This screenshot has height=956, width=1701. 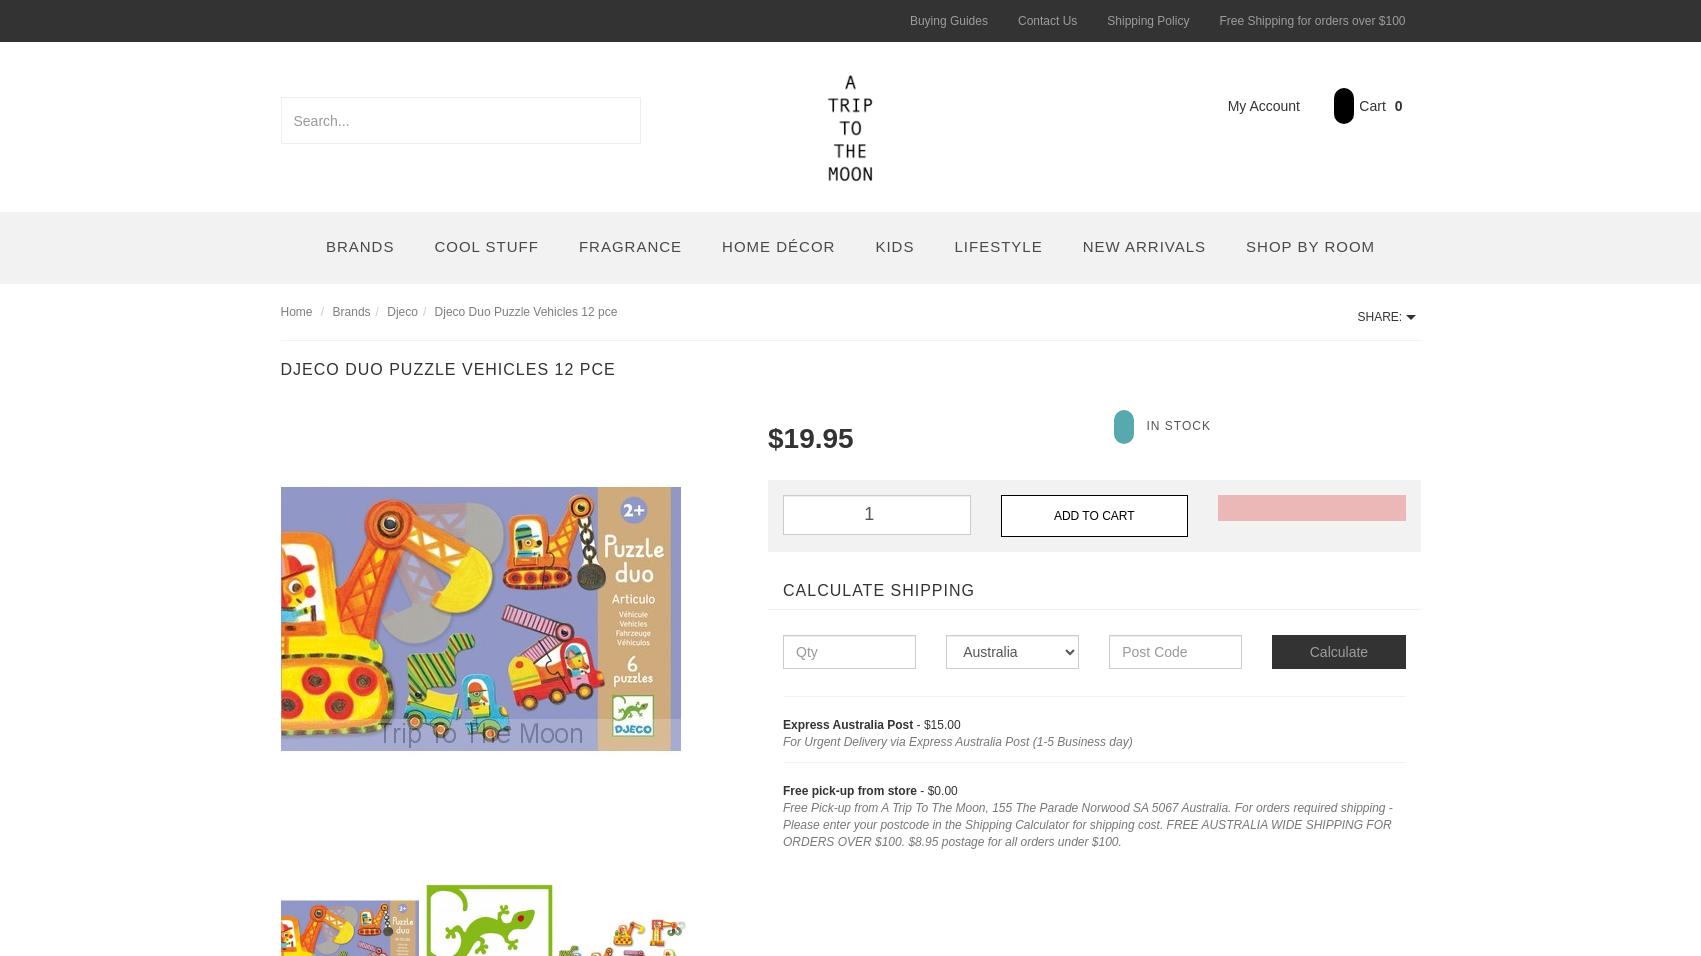 I want to click on '- $15.00', so click(x=935, y=724).